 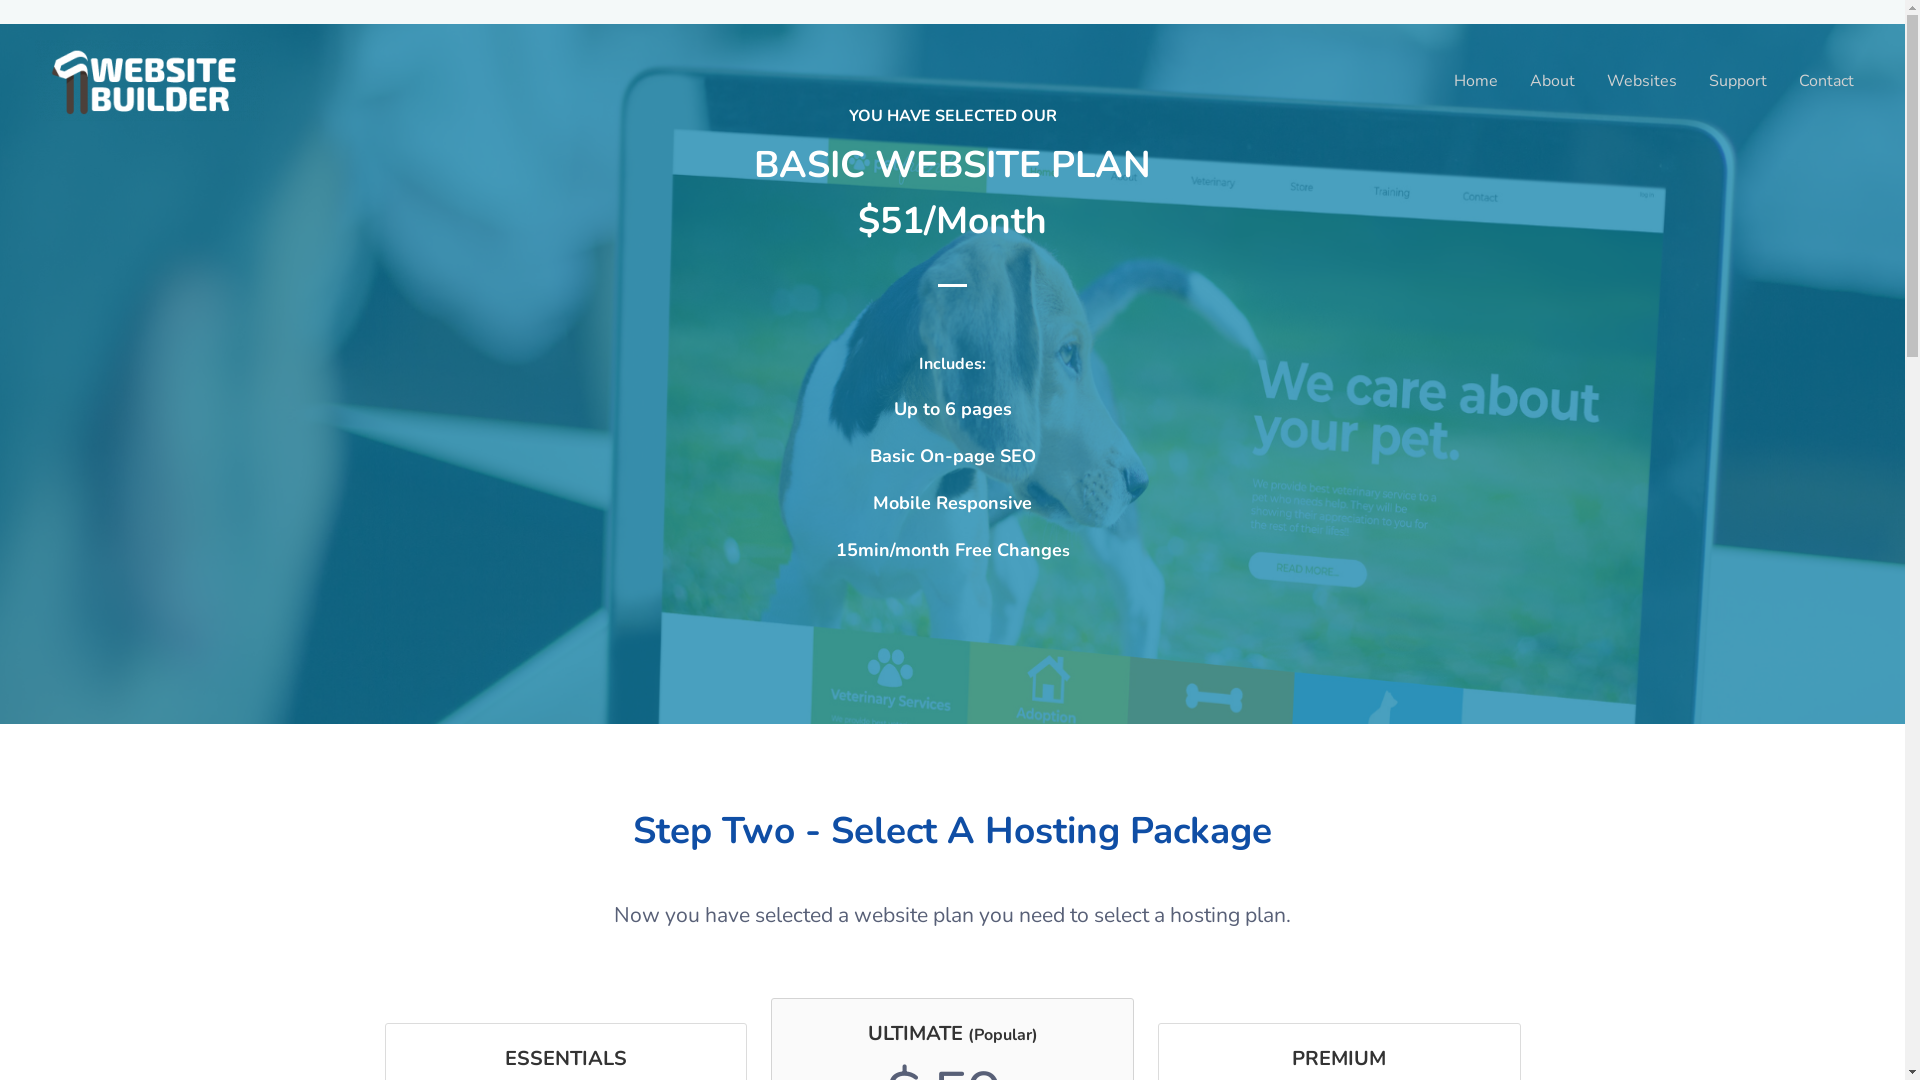 I want to click on 'Websites', so click(x=1641, y=79).